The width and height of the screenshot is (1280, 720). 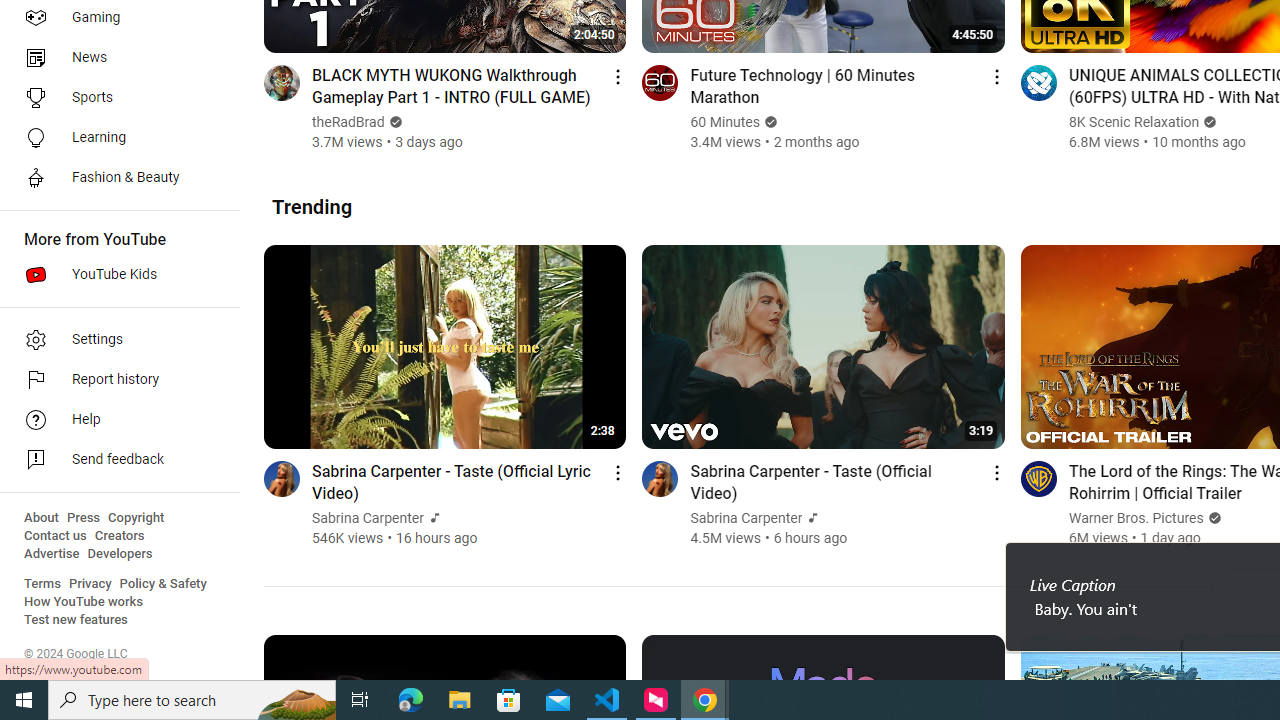 What do you see at coordinates (118, 535) in the screenshot?
I see `'Creators'` at bounding box center [118, 535].